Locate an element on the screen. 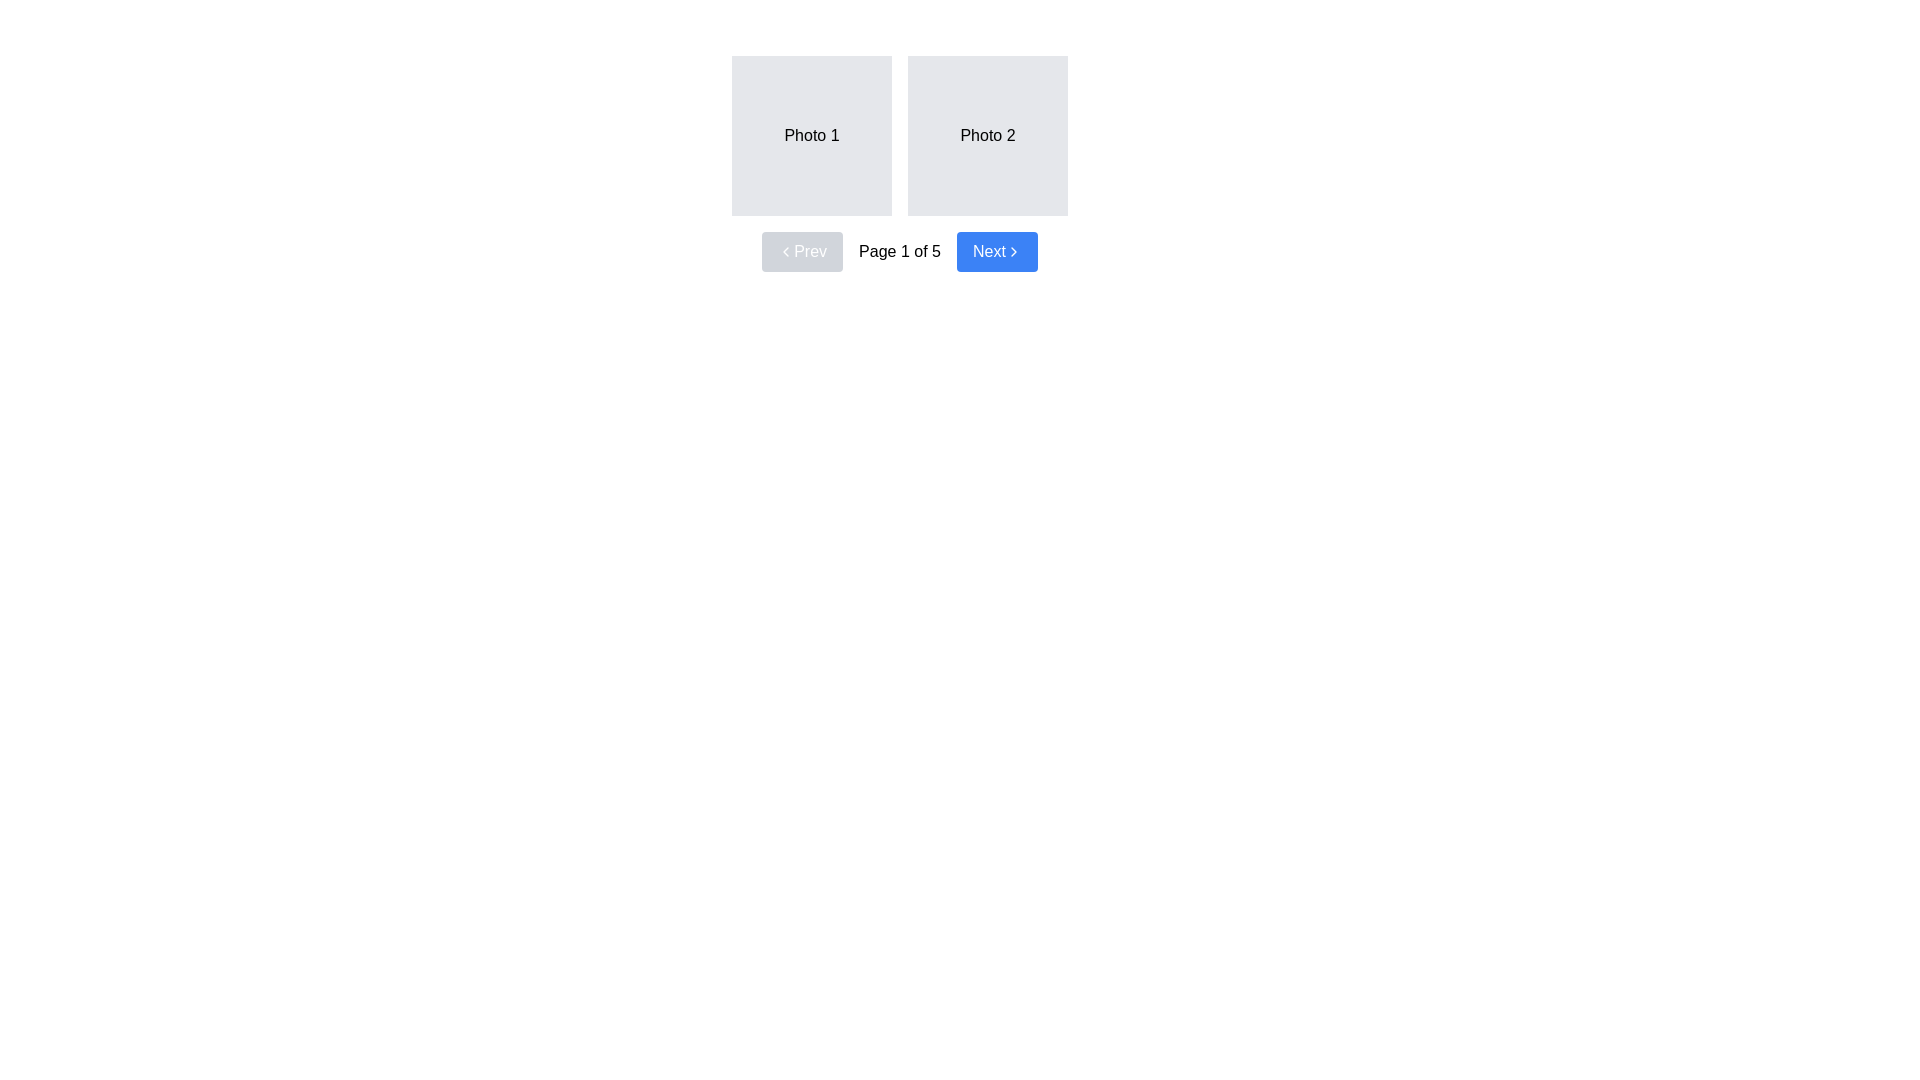 Image resolution: width=1920 pixels, height=1080 pixels. the 'Next' button located at the far-right side of the navigation section is located at coordinates (997, 250).